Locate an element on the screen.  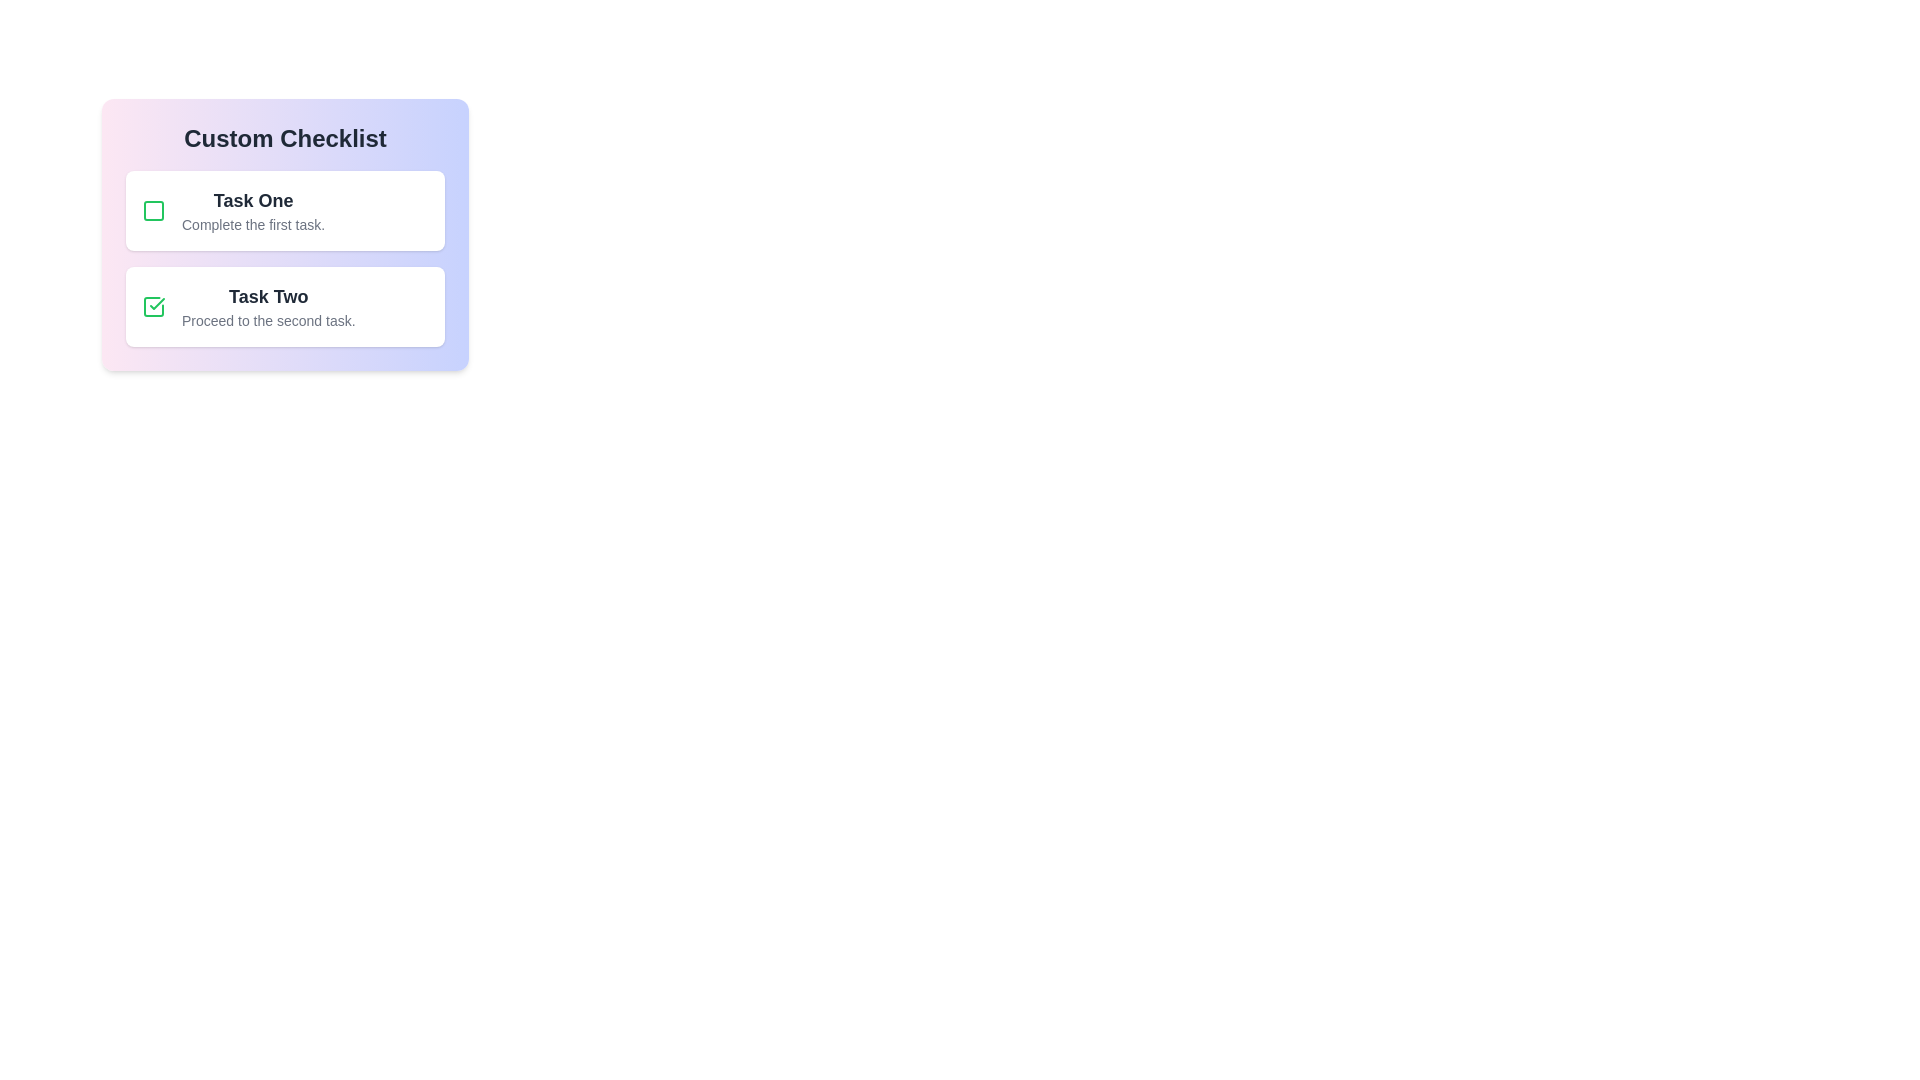
displayed text of the first task in the checklist interface, which is represented by the list item located to the left of the second task card is located at coordinates (233, 211).